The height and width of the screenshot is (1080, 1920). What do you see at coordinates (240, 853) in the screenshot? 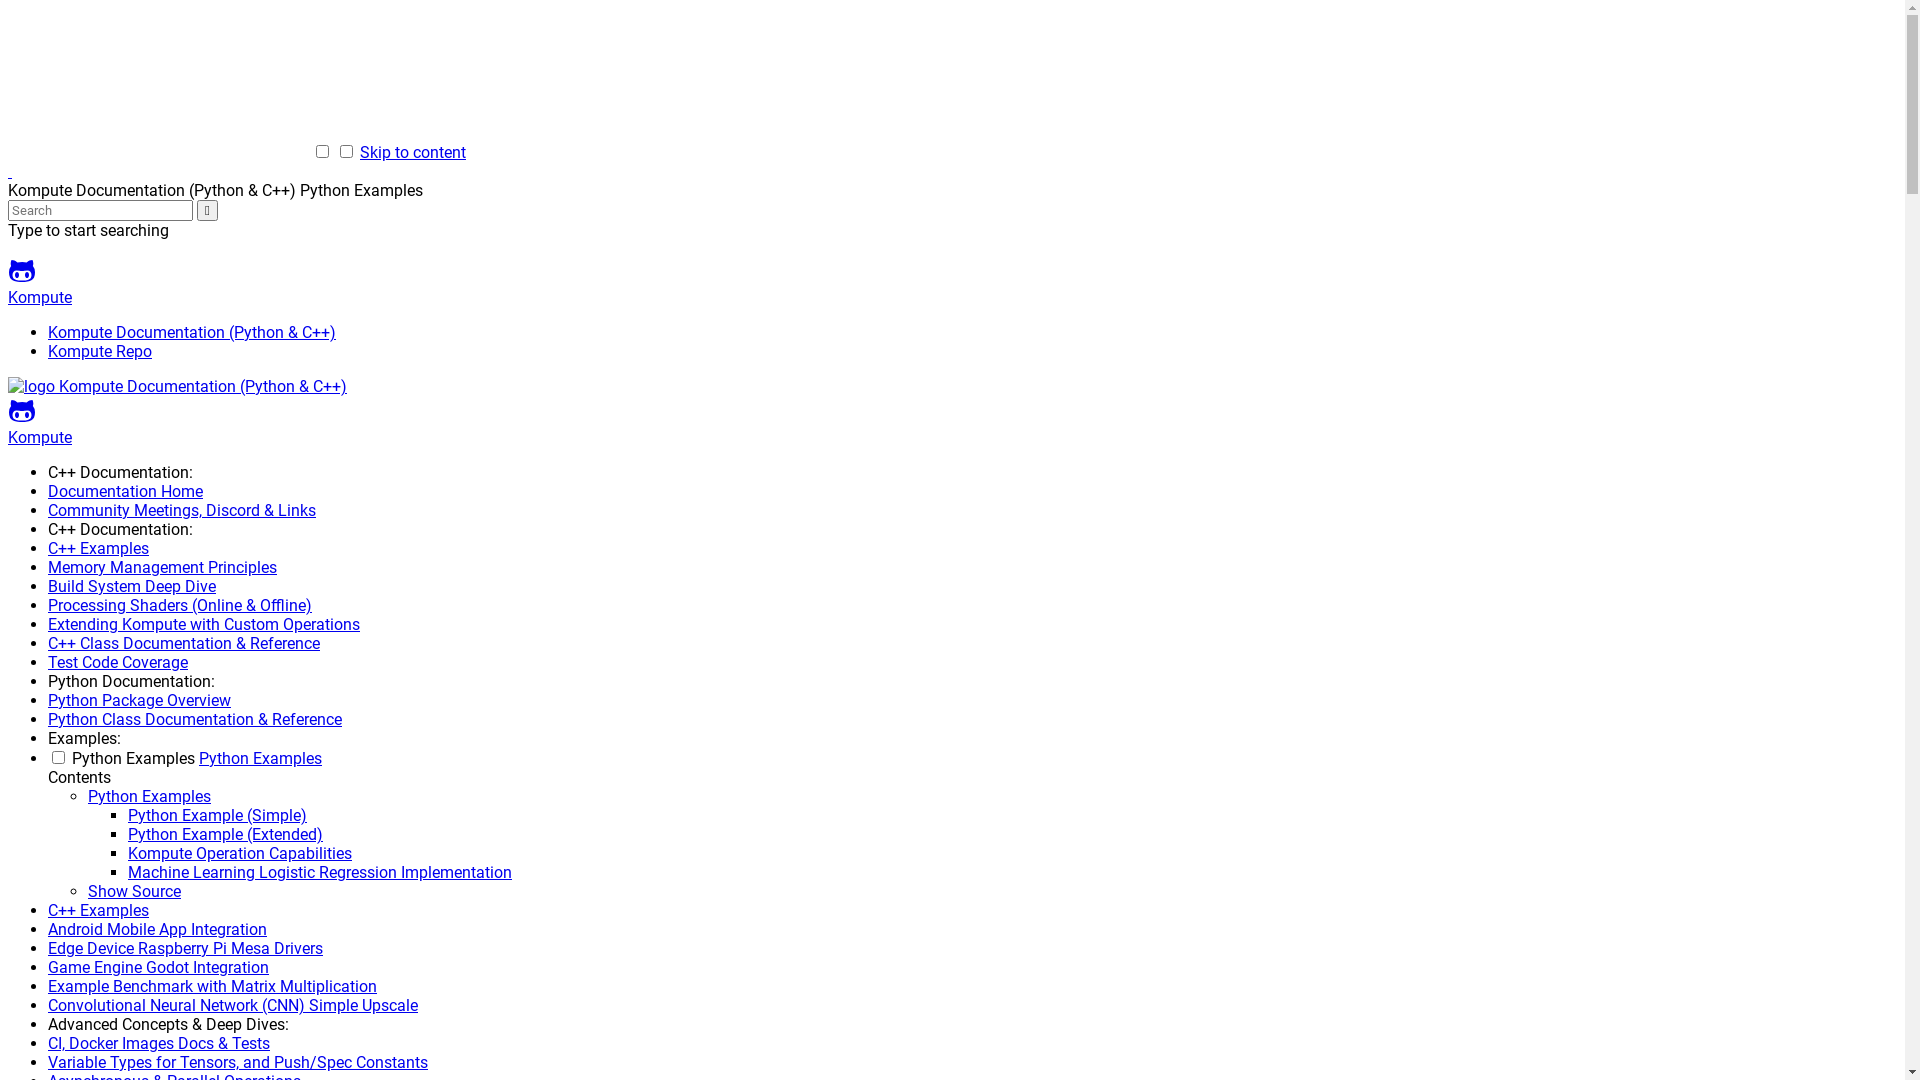
I see `'Kompute Operation Capabilities'` at bounding box center [240, 853].